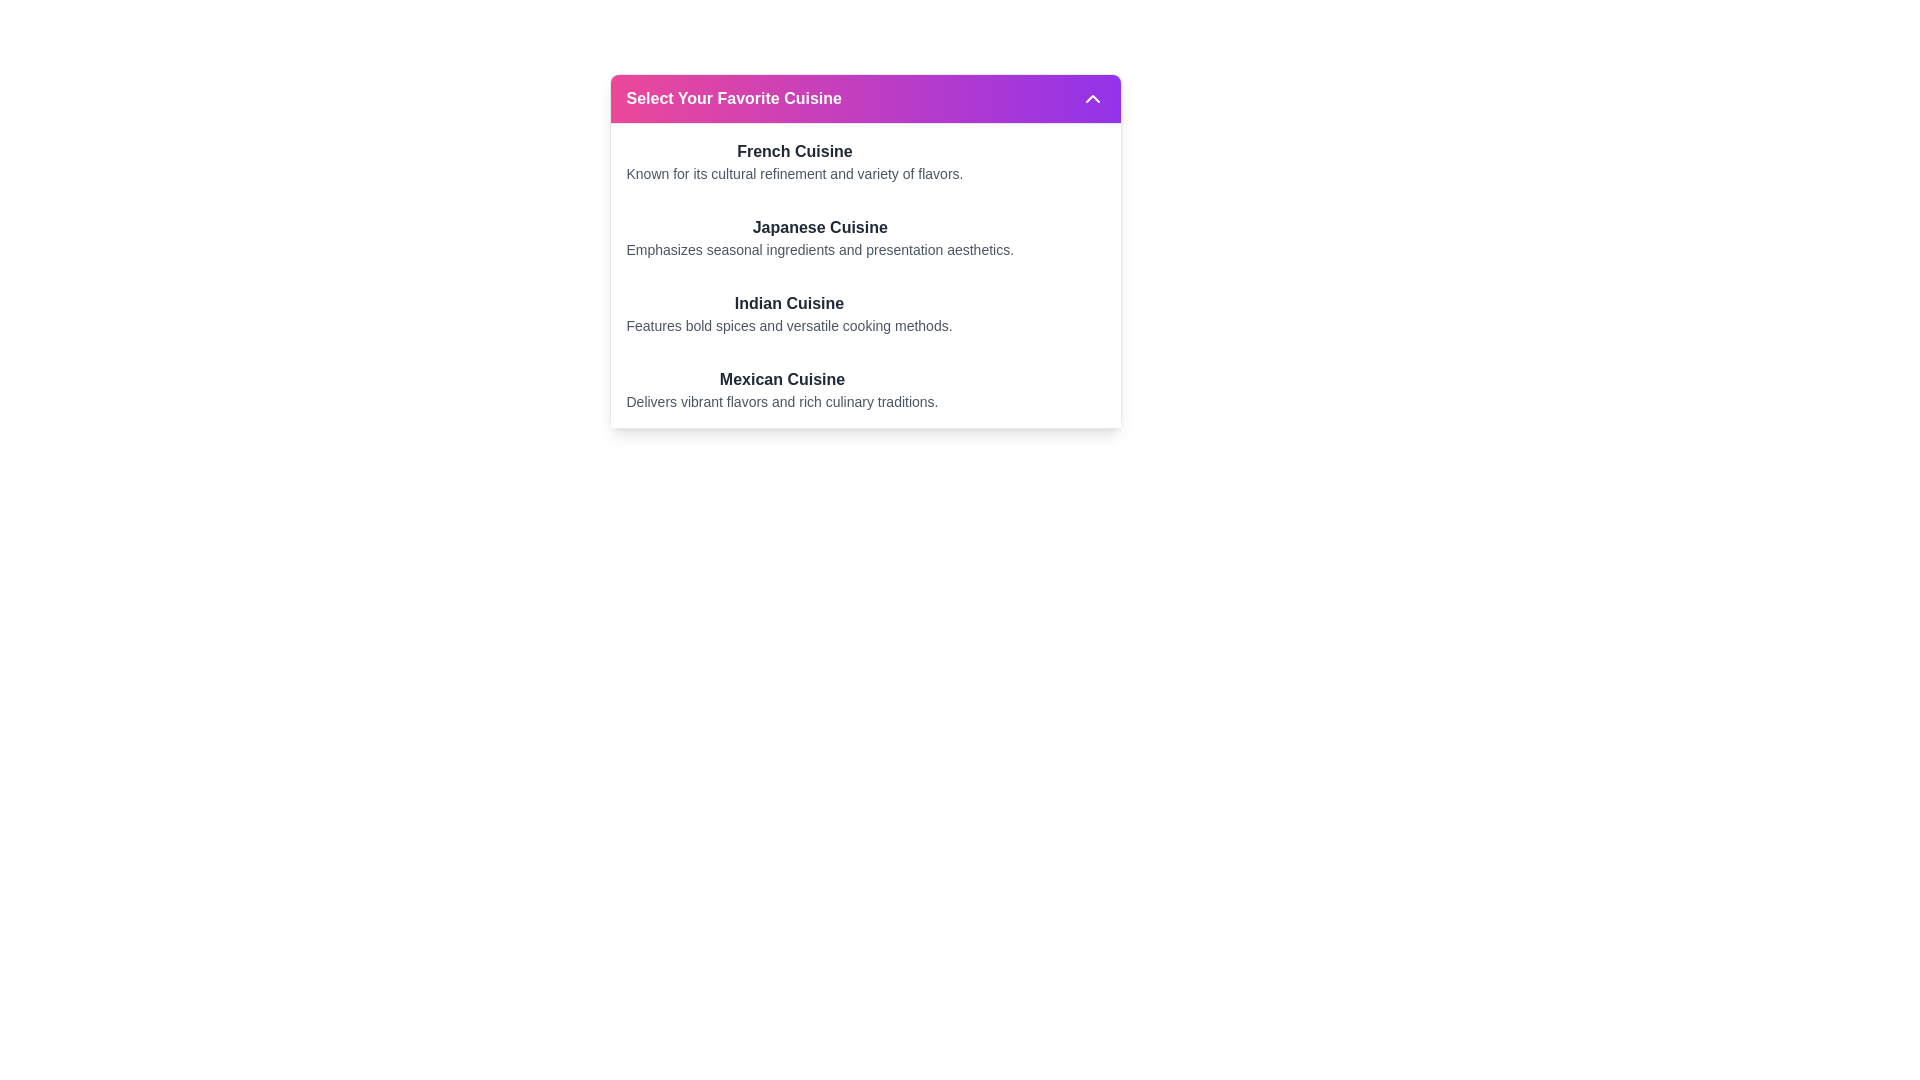 This screenshot has width=1920, height=1080. Describe the element at coordinates (1091, 99) in the screenshot. I see `the chevron icon located at the far-right end of the purple title bar, aligned with the text 'Select Your Favorite Cuisine'` at that location.